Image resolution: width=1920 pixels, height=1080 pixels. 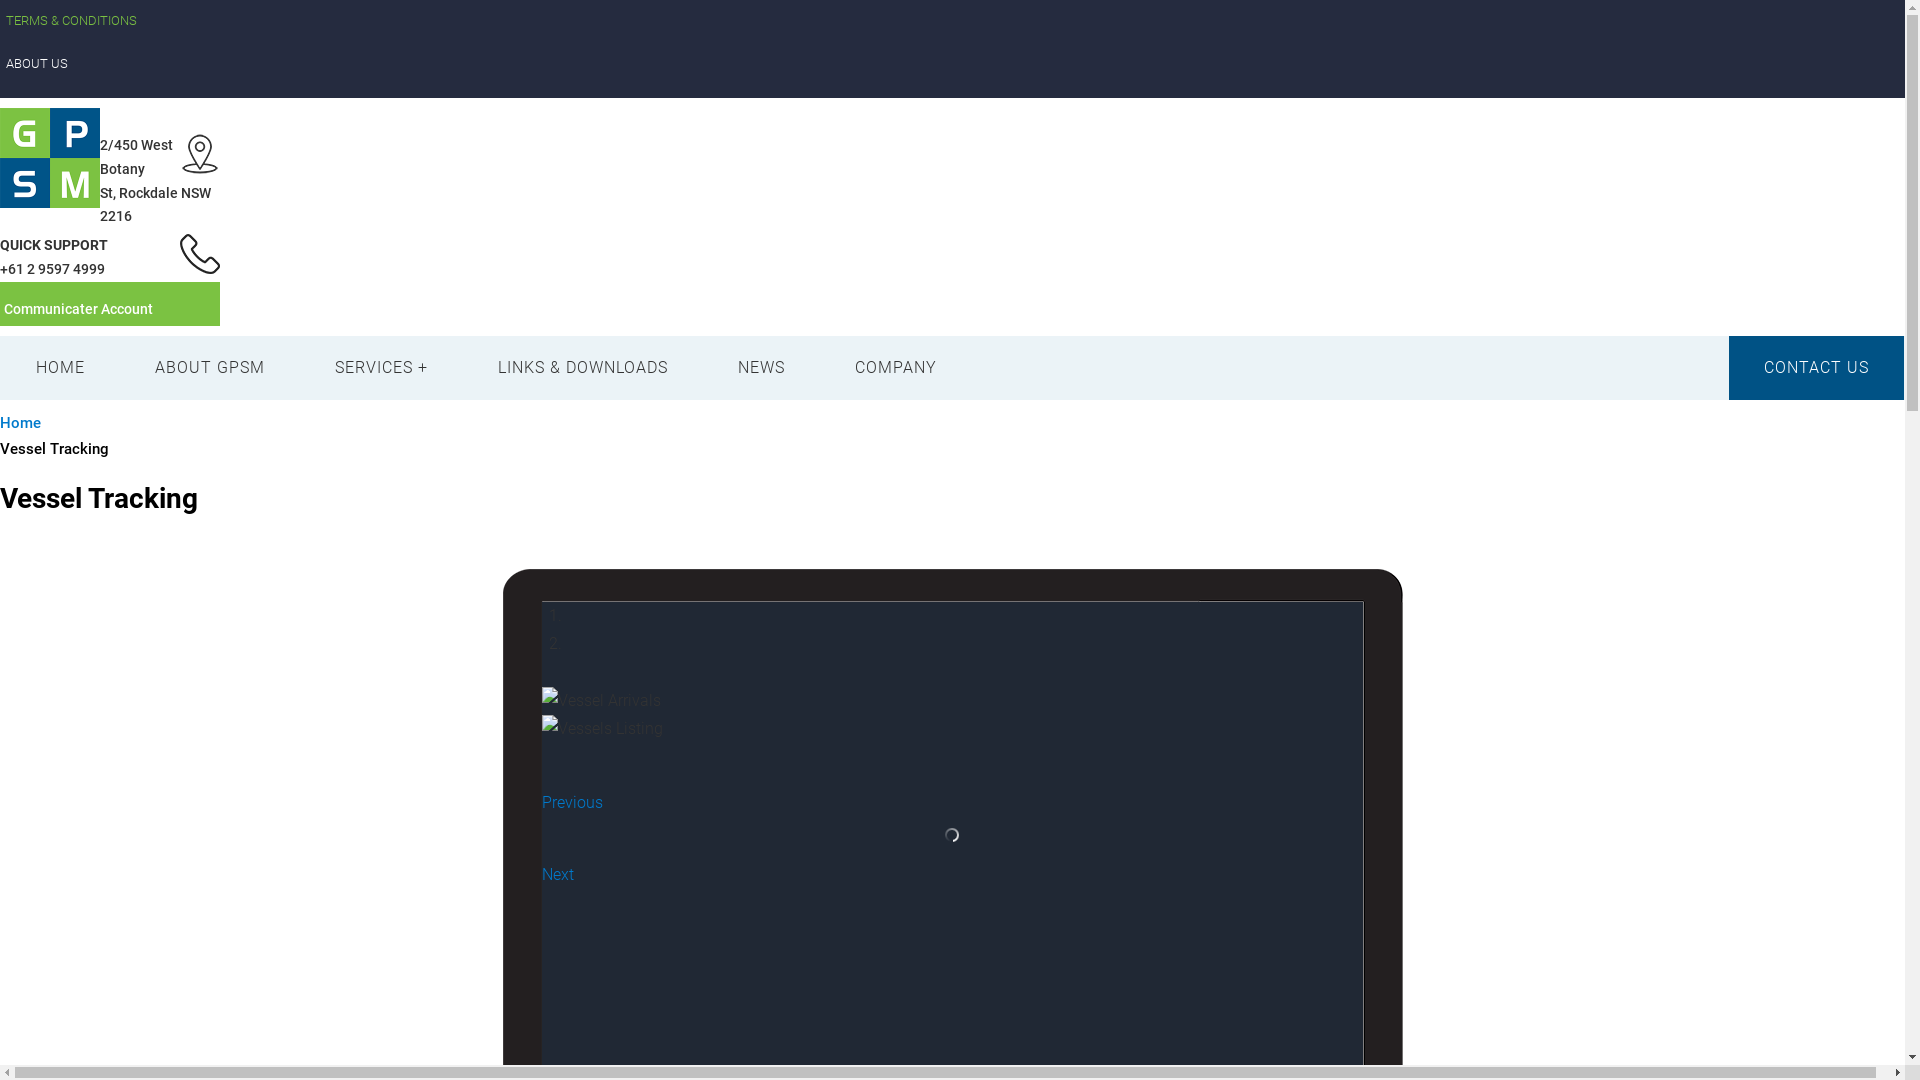 What do you see at coordinates (154, 180) in the screenshot?
I see `'2/450 West Botany` at bounding box center [154, 180].